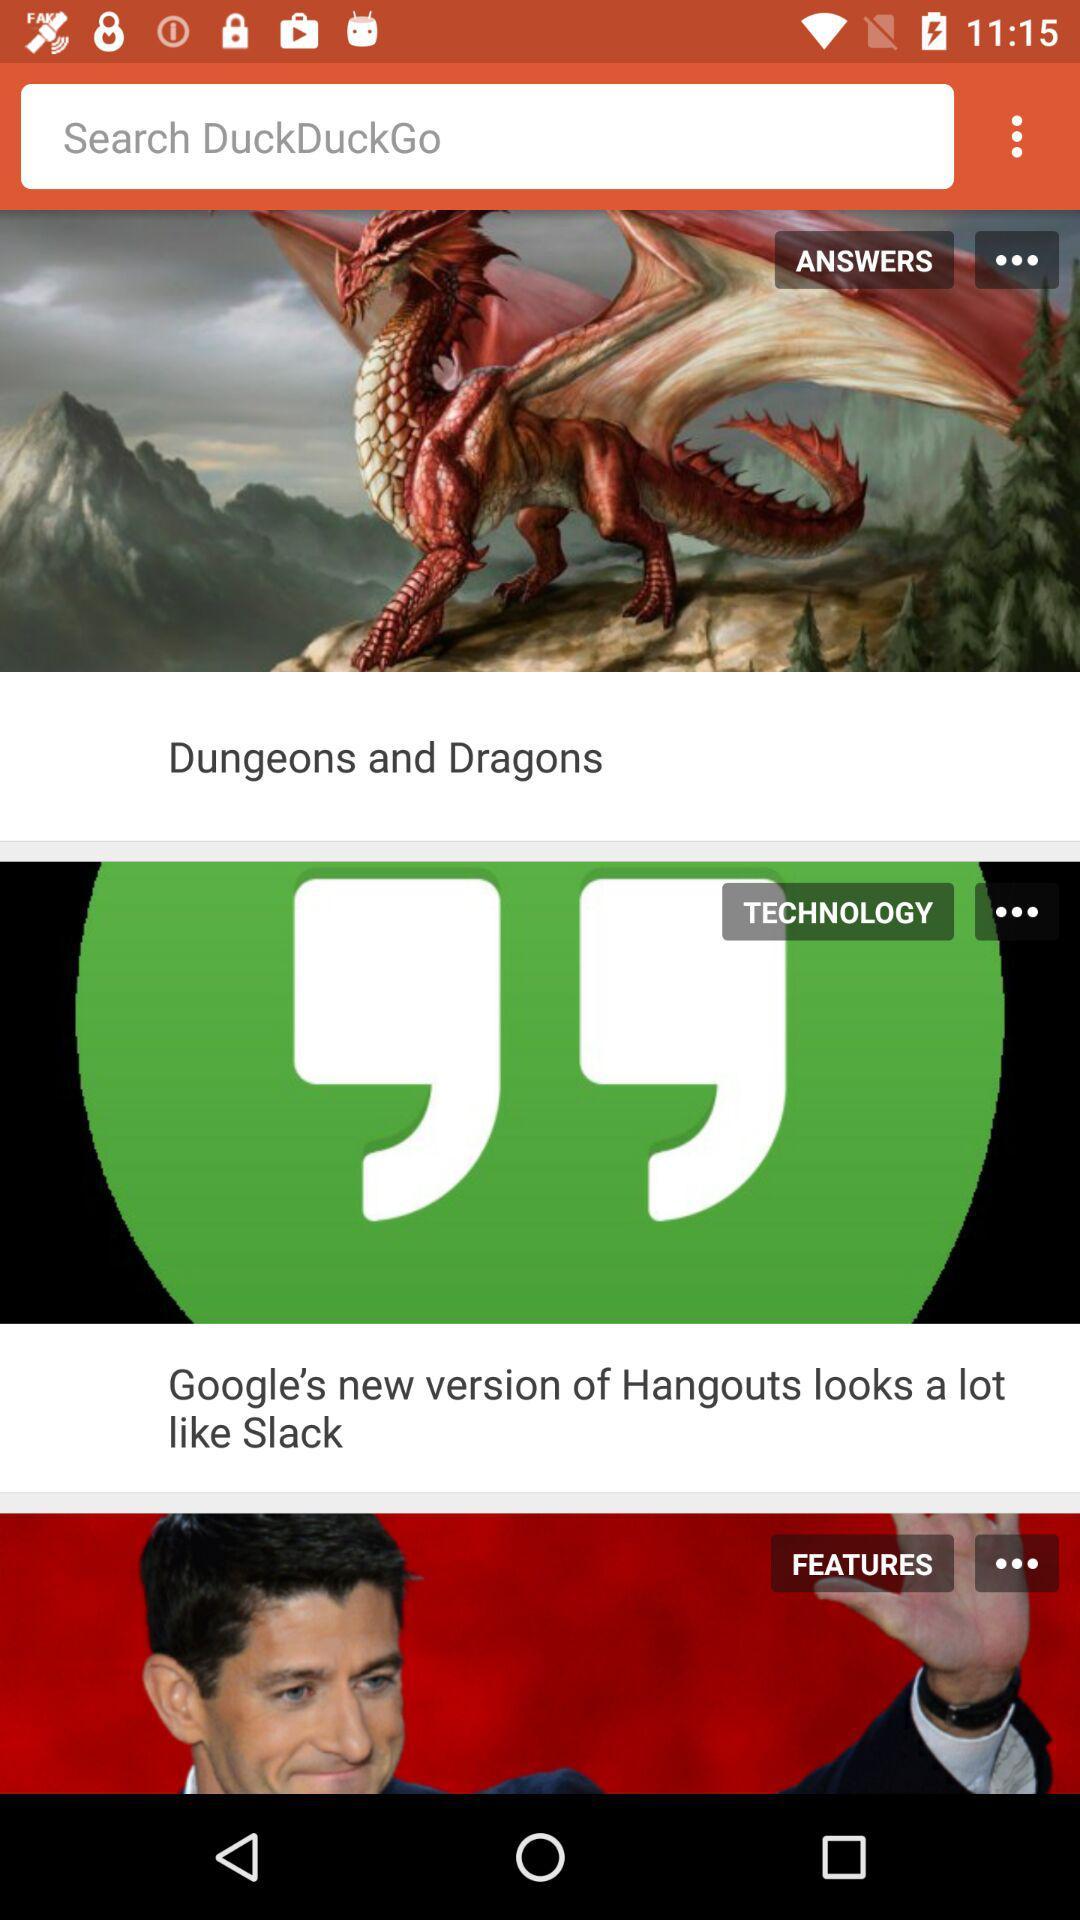 This screenshot has width=1080, height=1920. What do you see at coordinates (1017, 135) in the screenshot?
I see `the icon at right side of the search bar` at bounding box center [1017, 135].